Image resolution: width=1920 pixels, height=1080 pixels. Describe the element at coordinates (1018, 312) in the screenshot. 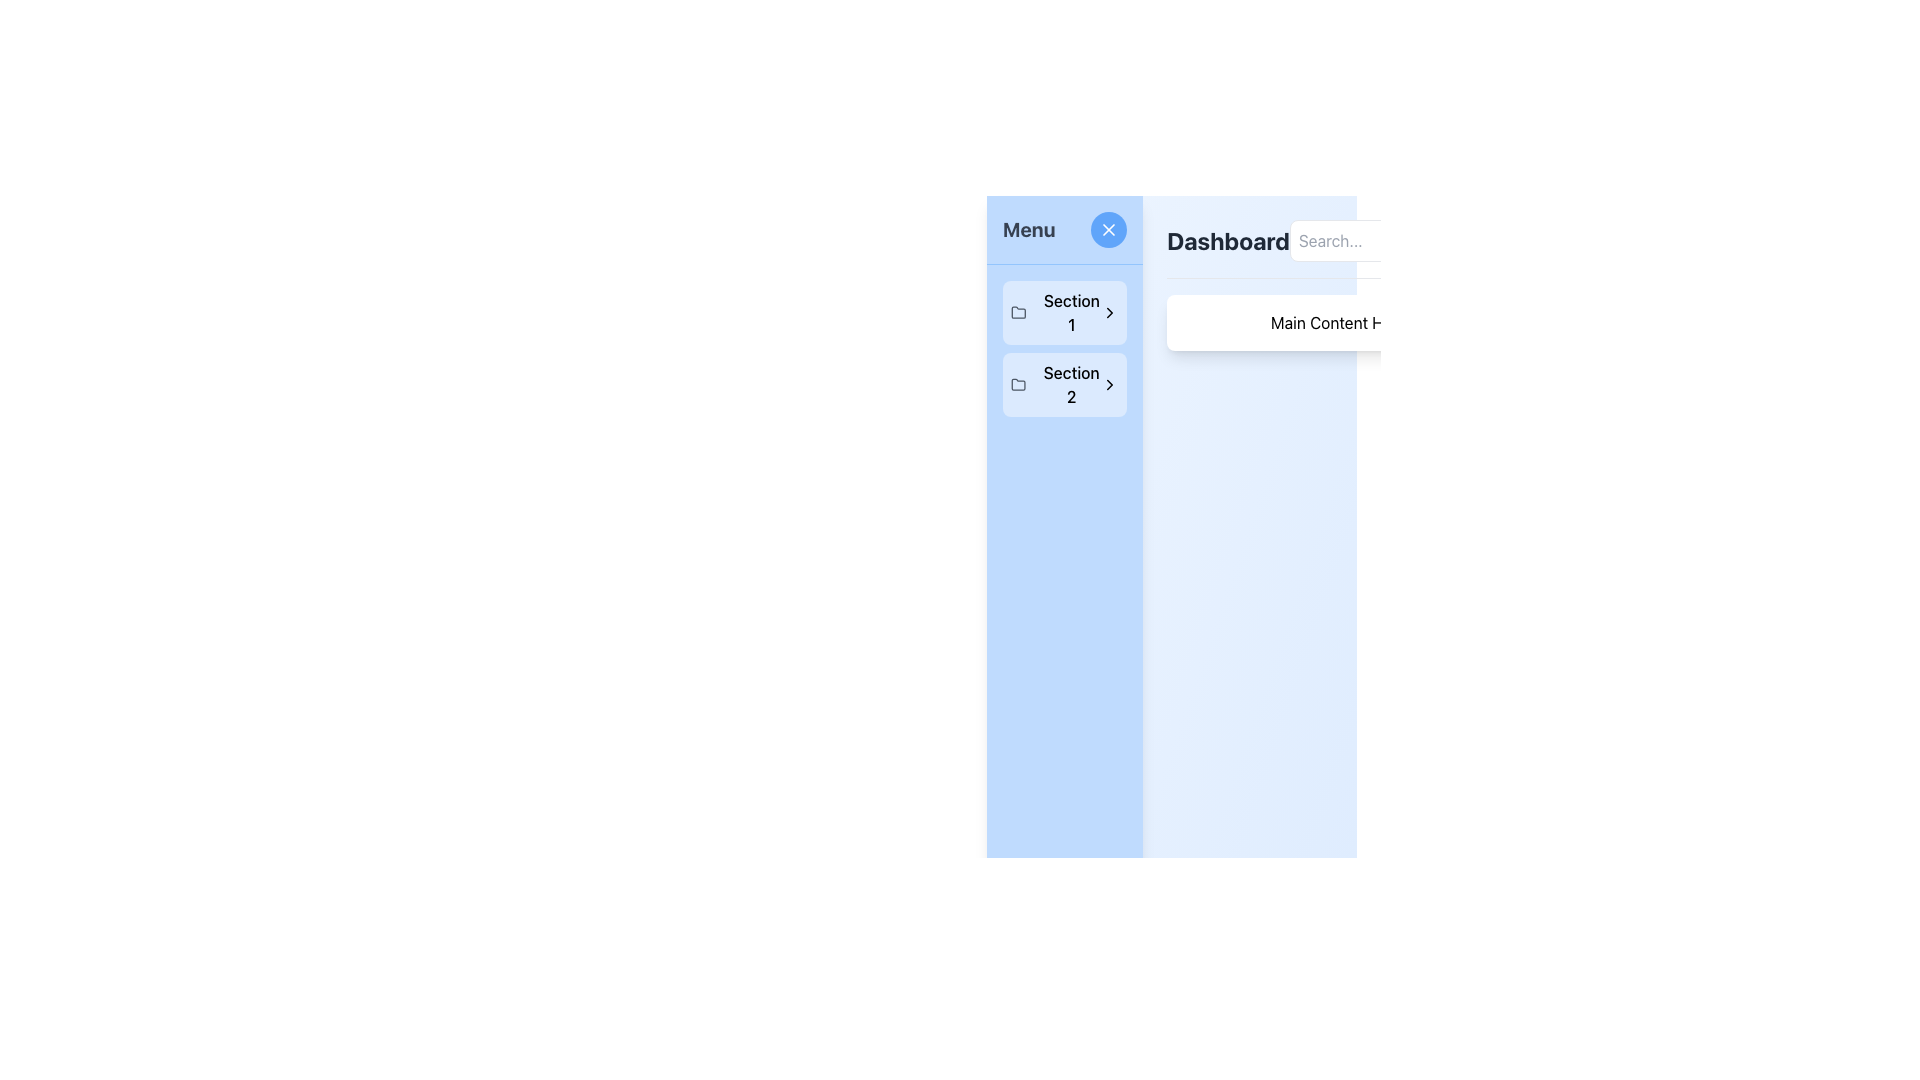

I see `the folder icon representing the 'Section 1' menu item on the left sidebar to check for any tooltip appearance` at that location.